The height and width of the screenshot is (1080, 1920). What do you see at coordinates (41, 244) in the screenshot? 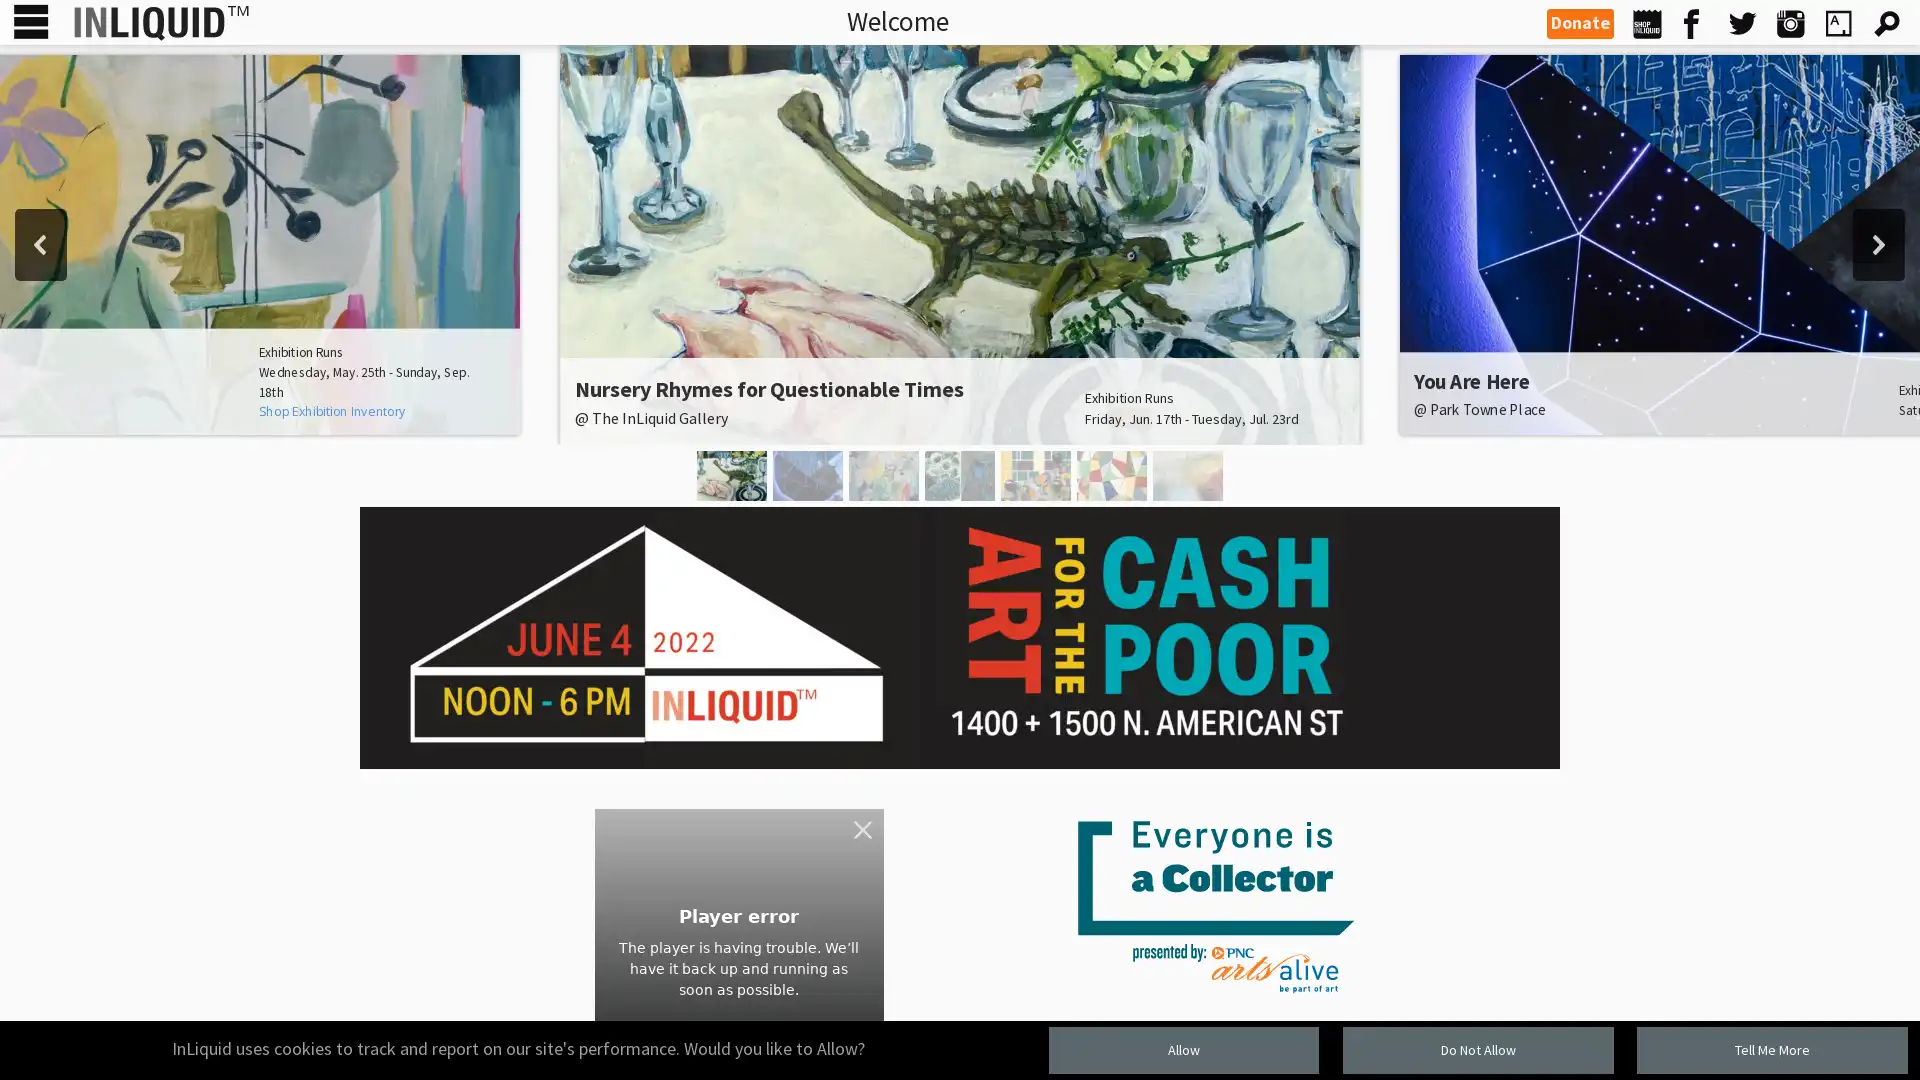
I see `previous arrow` at bounding box center [41, 244].